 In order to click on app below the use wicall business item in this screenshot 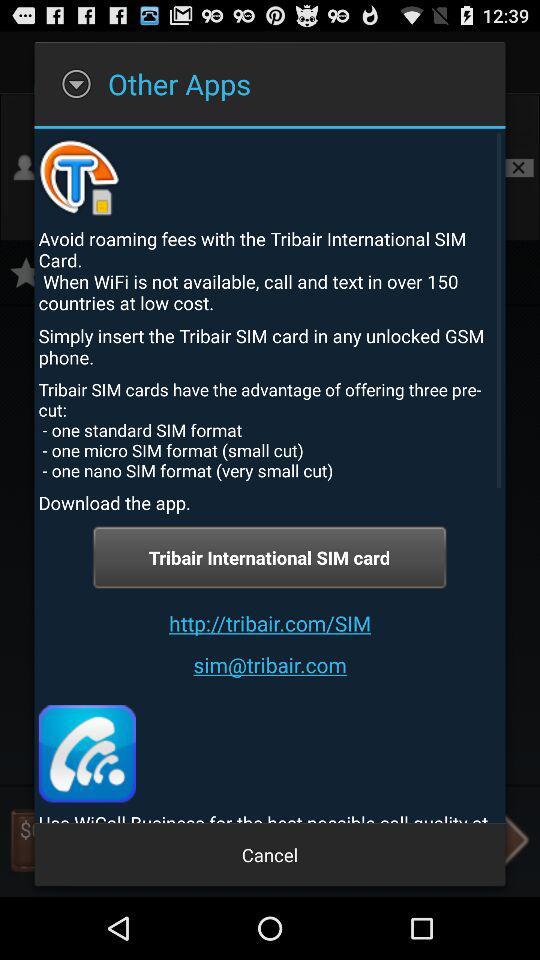, I will do `click(270, 853)`.